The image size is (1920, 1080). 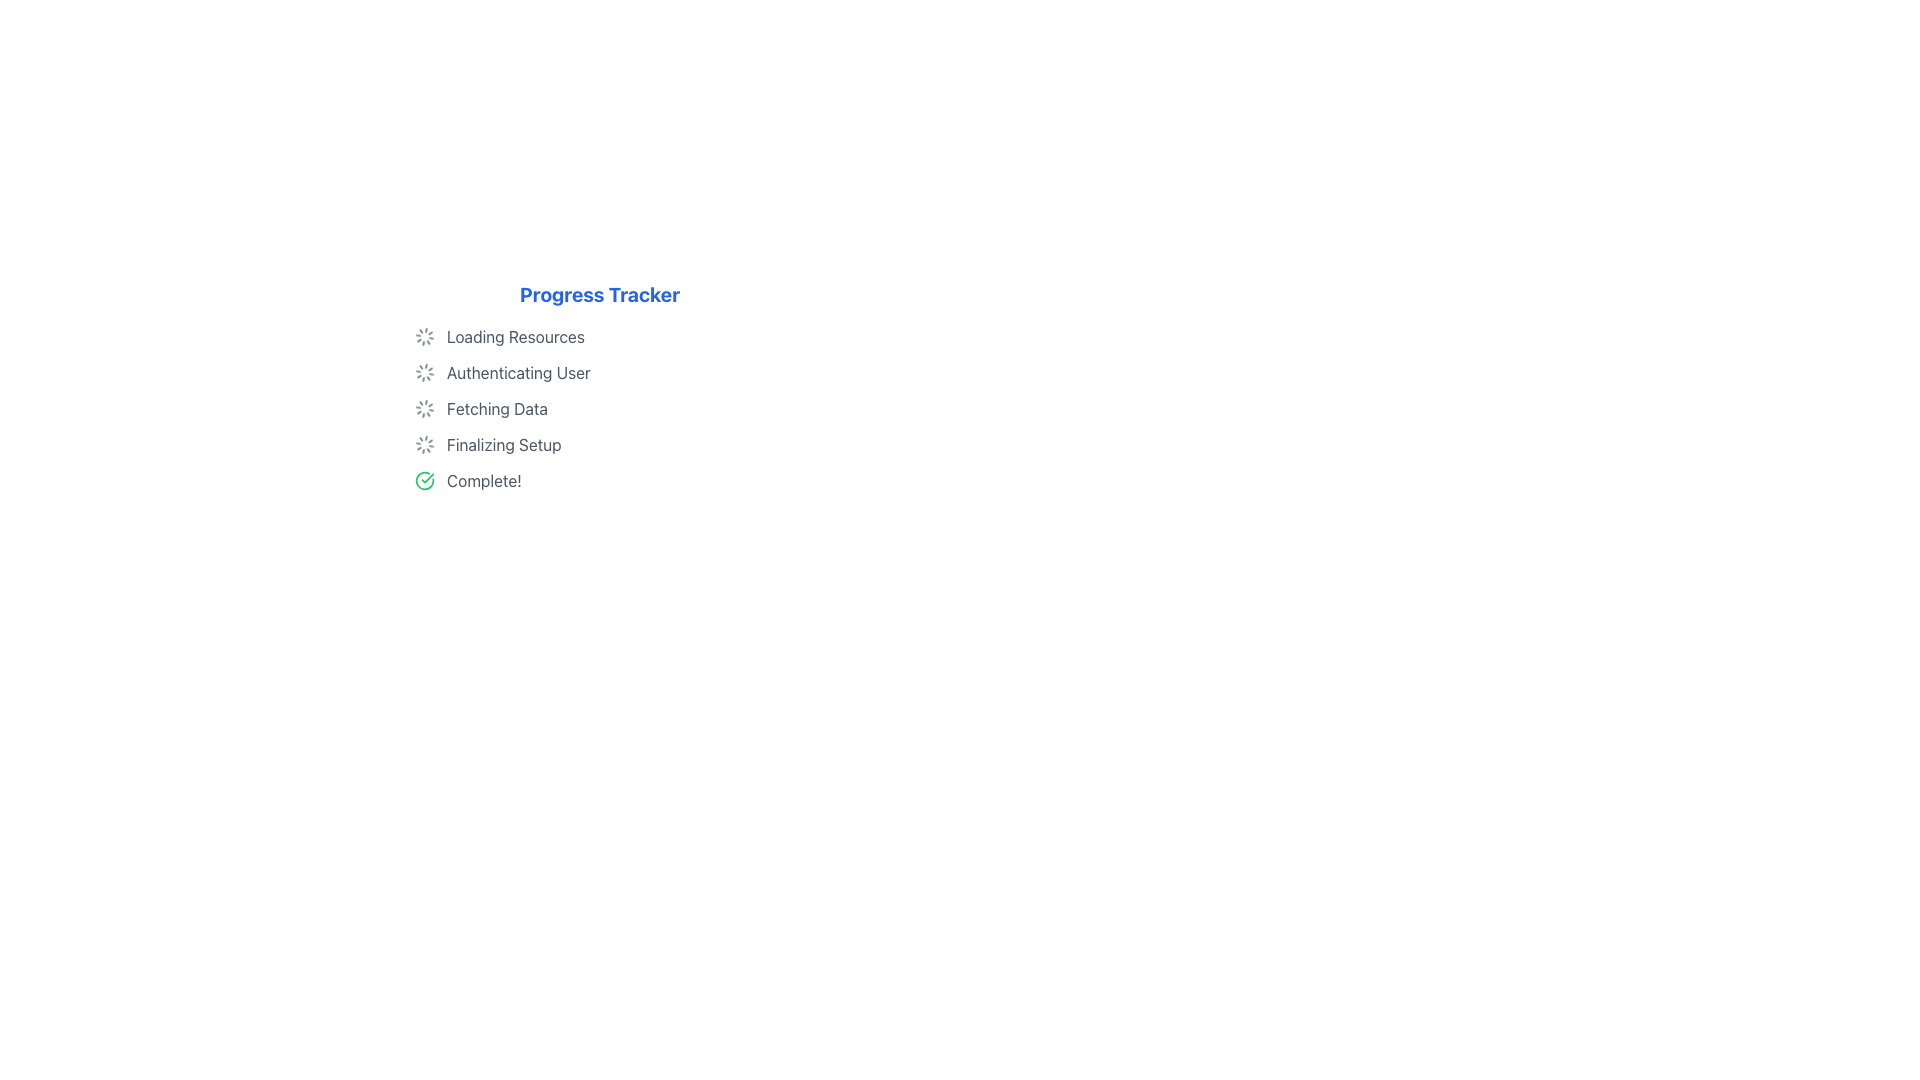 What do you see at coordinates (504, 443) in the screenshot?
I see `text from the fourth item in the vertical list of progress steps, which is located beneath the 'Fetching Data' label and above the 'Complete!' step` at bounding box center [504, 443].